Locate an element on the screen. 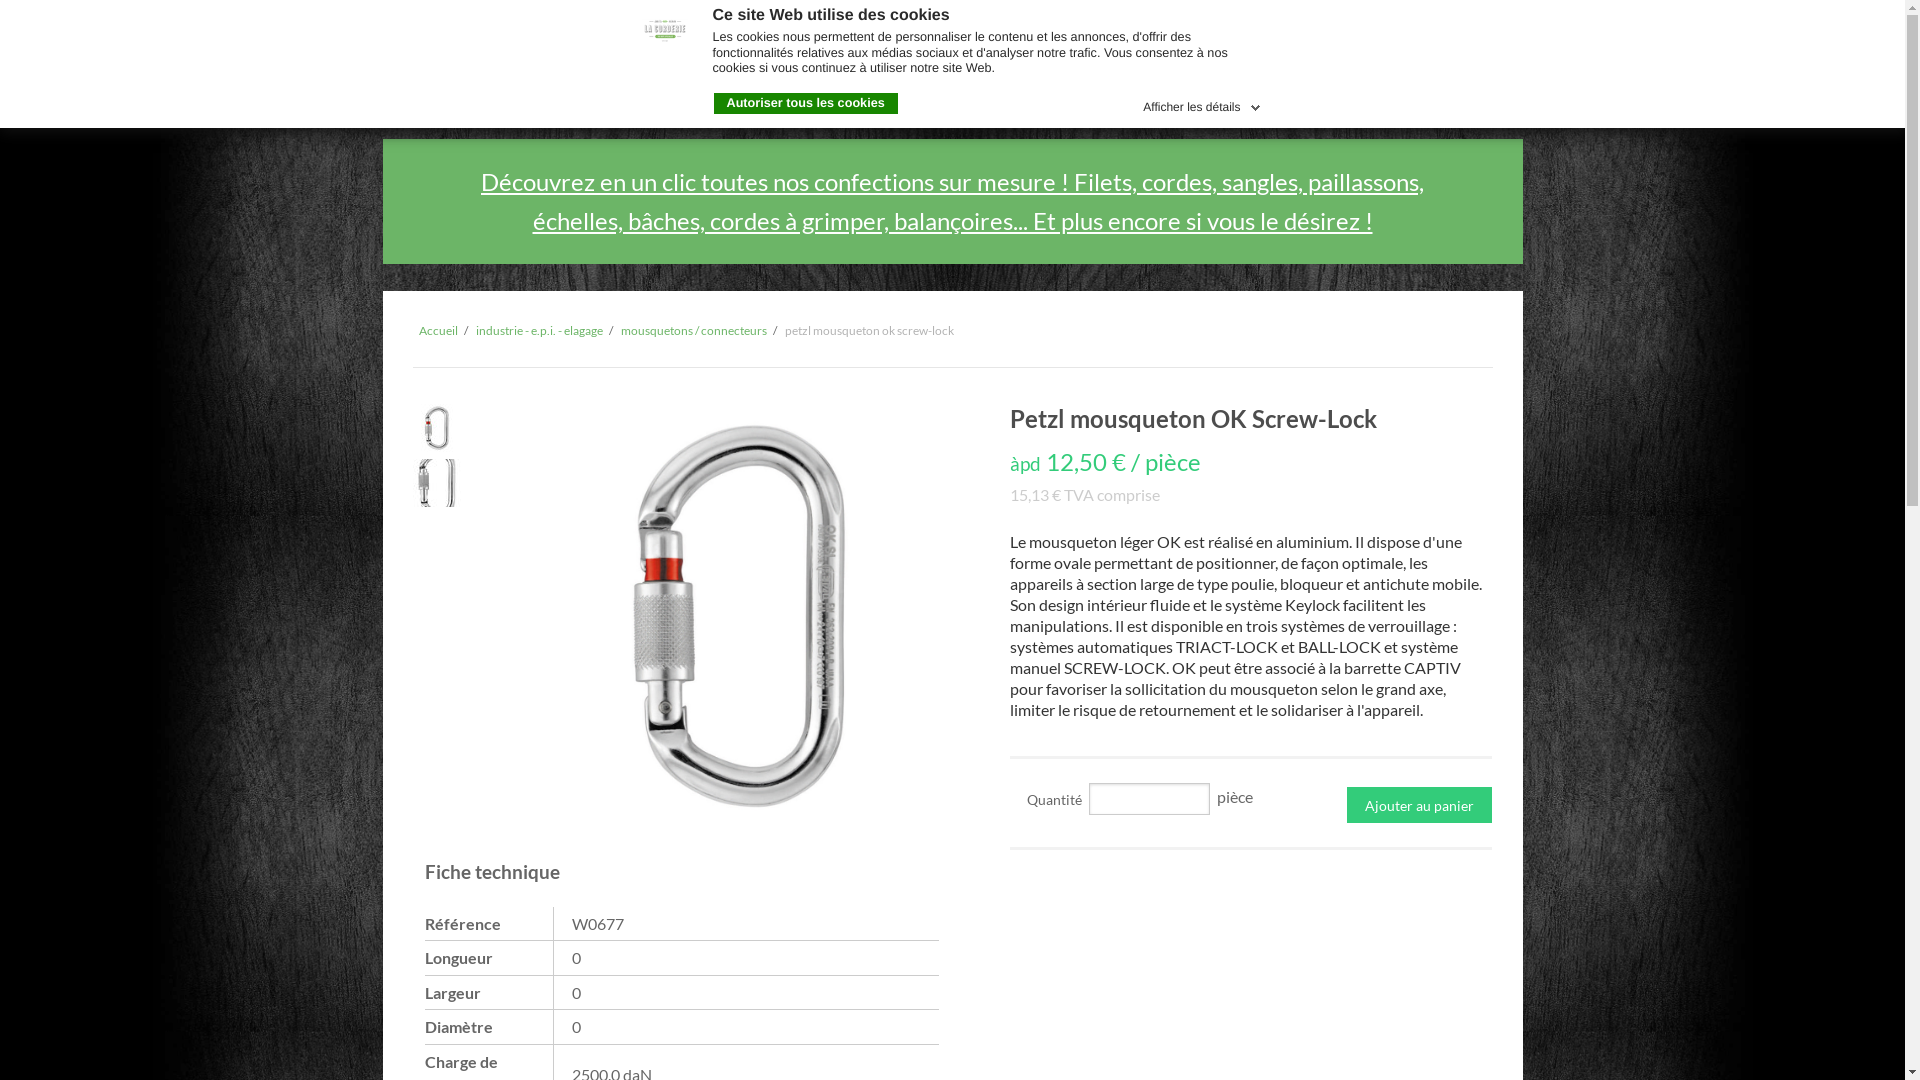 The width and height of the screenshot is (1920, 1080). 'Accueil' is located at coordinates (436, 329).